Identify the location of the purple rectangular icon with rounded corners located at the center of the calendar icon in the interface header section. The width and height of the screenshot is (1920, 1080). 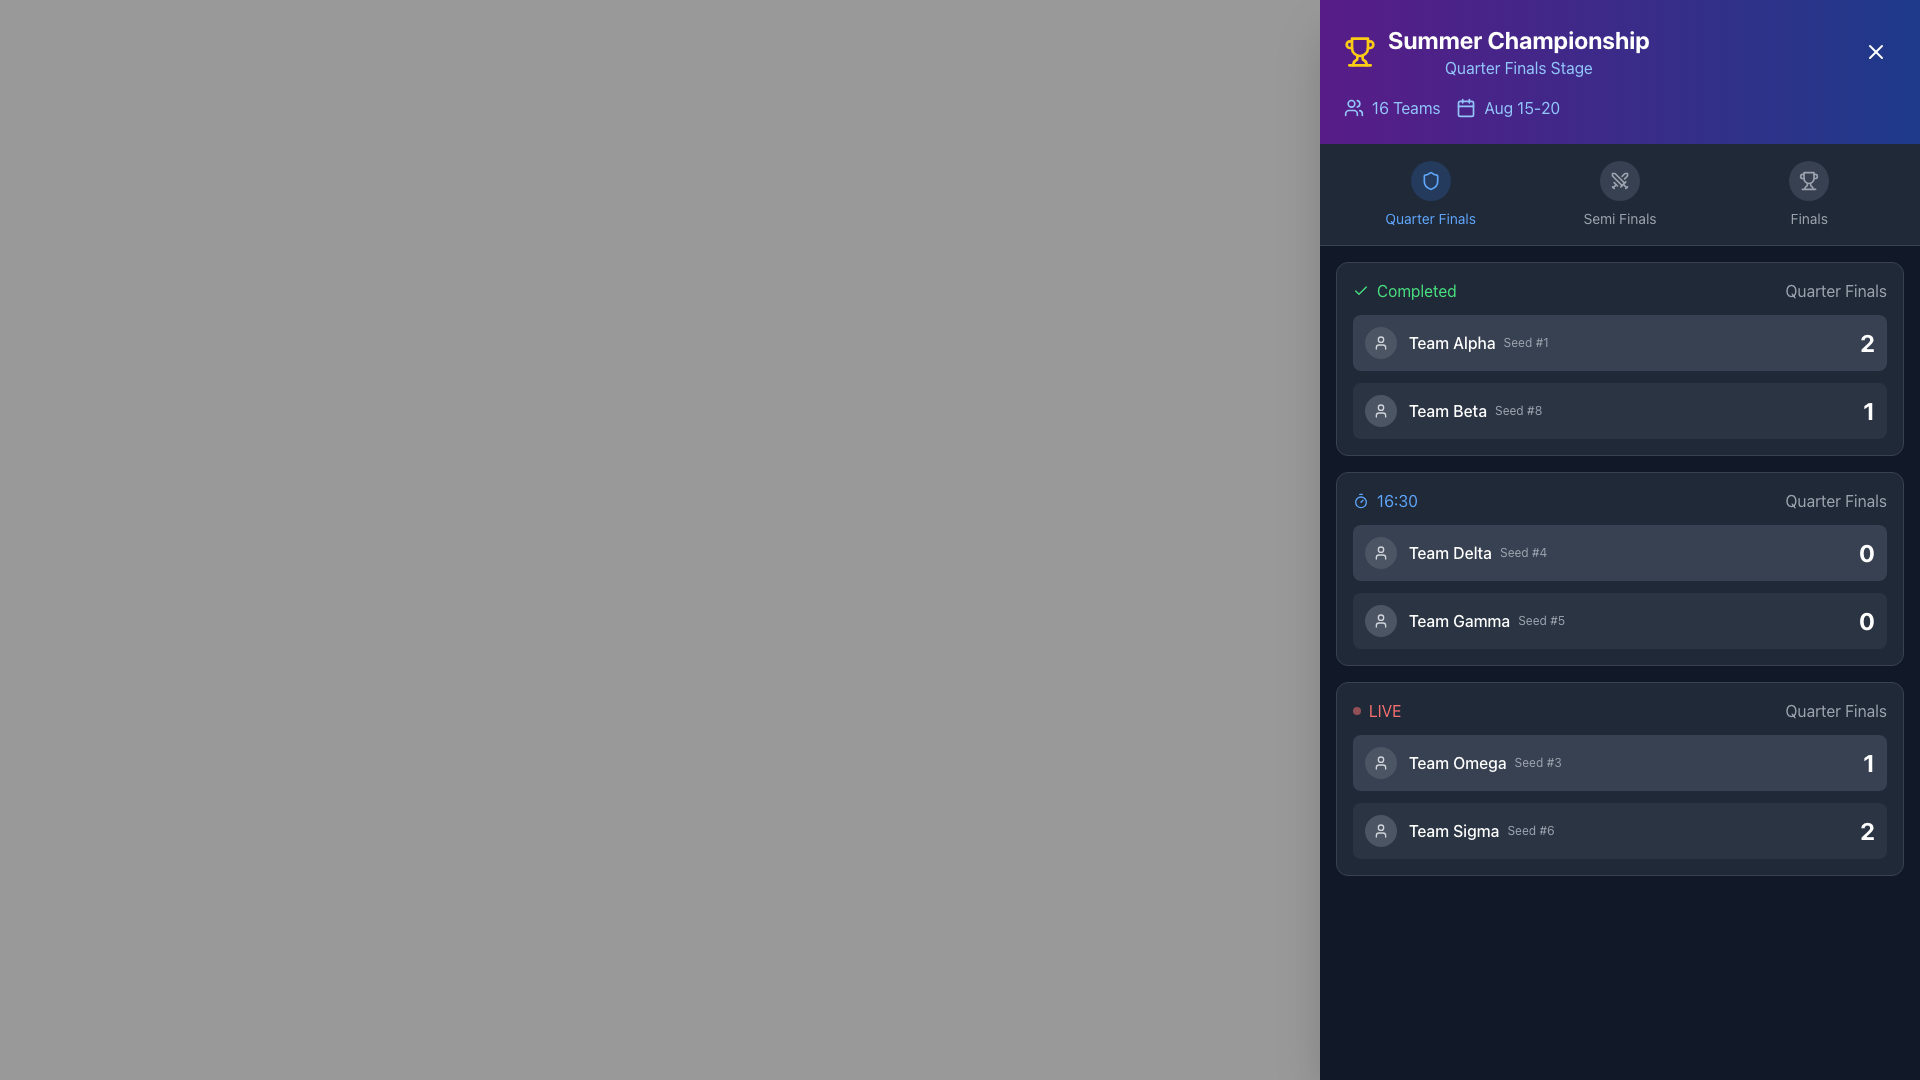
(1466, 108).